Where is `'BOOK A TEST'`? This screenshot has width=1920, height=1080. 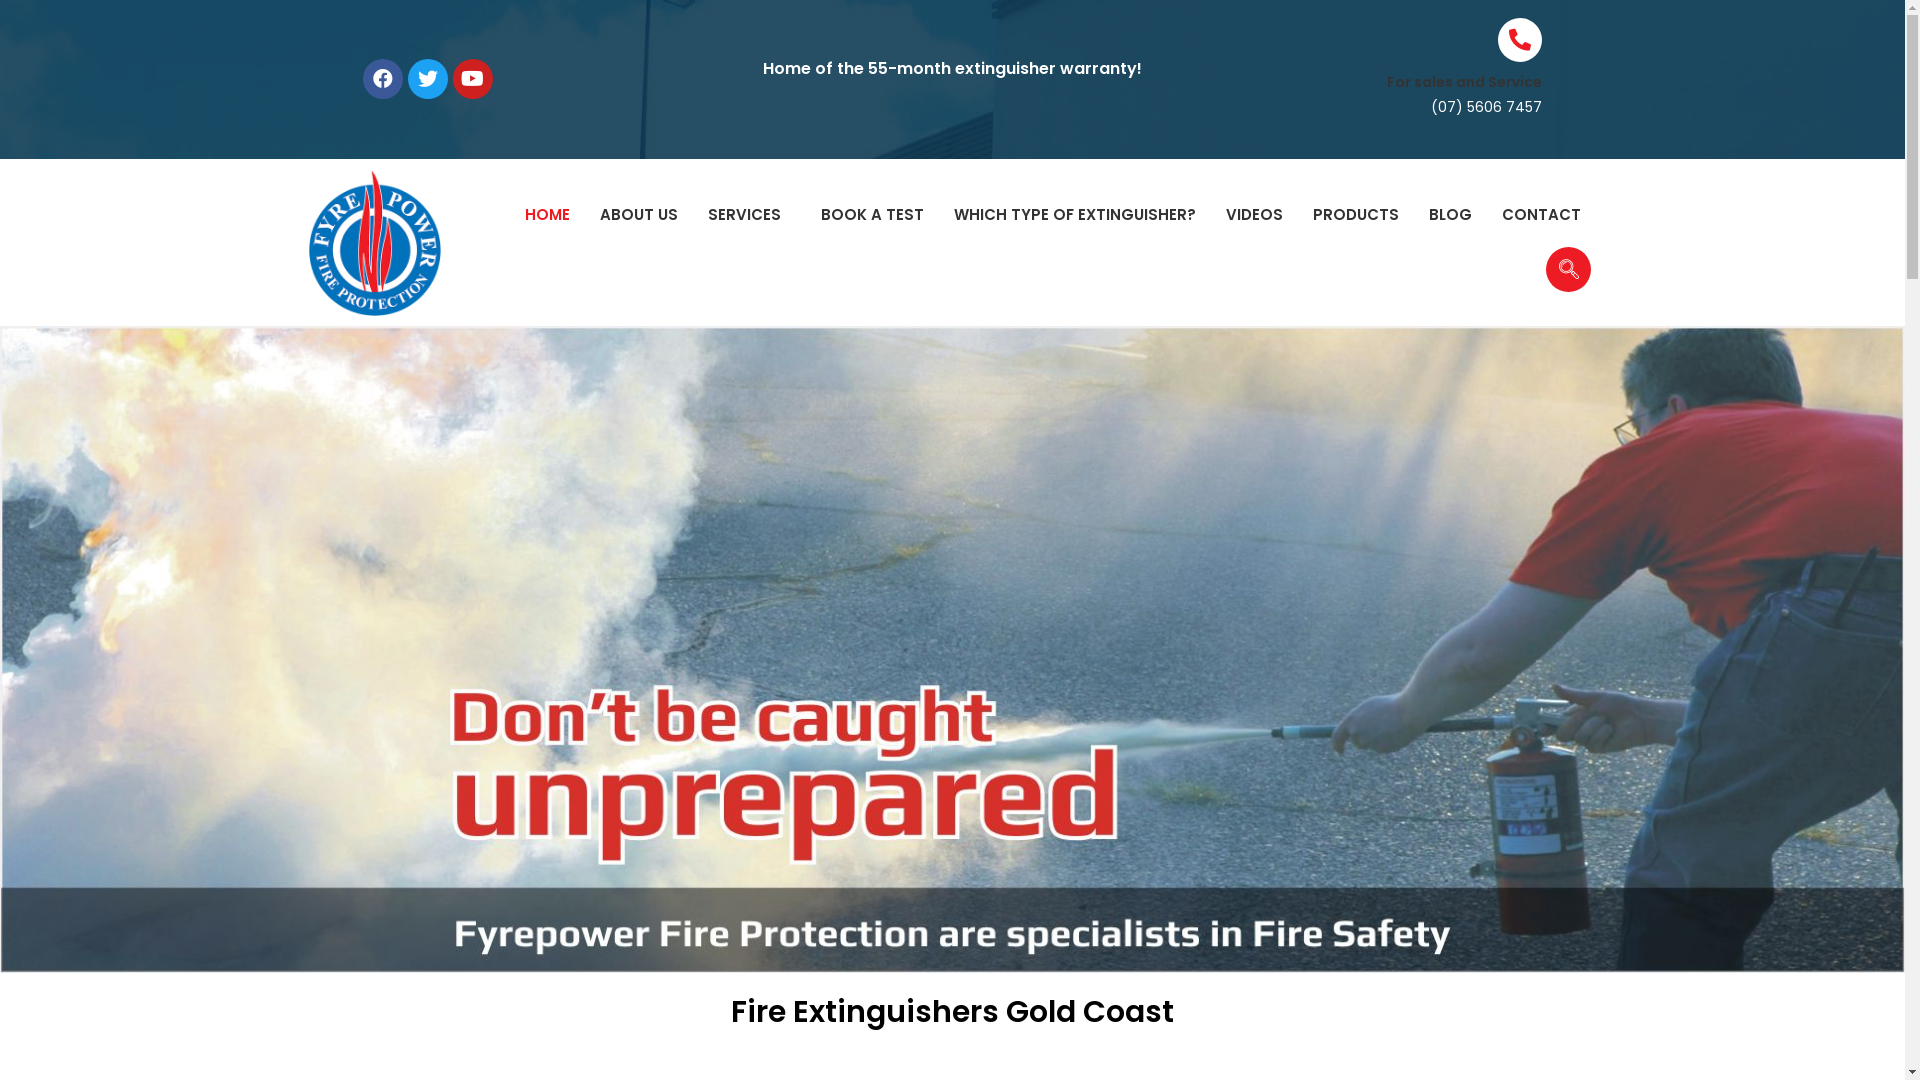 'BOOK A TEST' is located at coordinates (872, 215).